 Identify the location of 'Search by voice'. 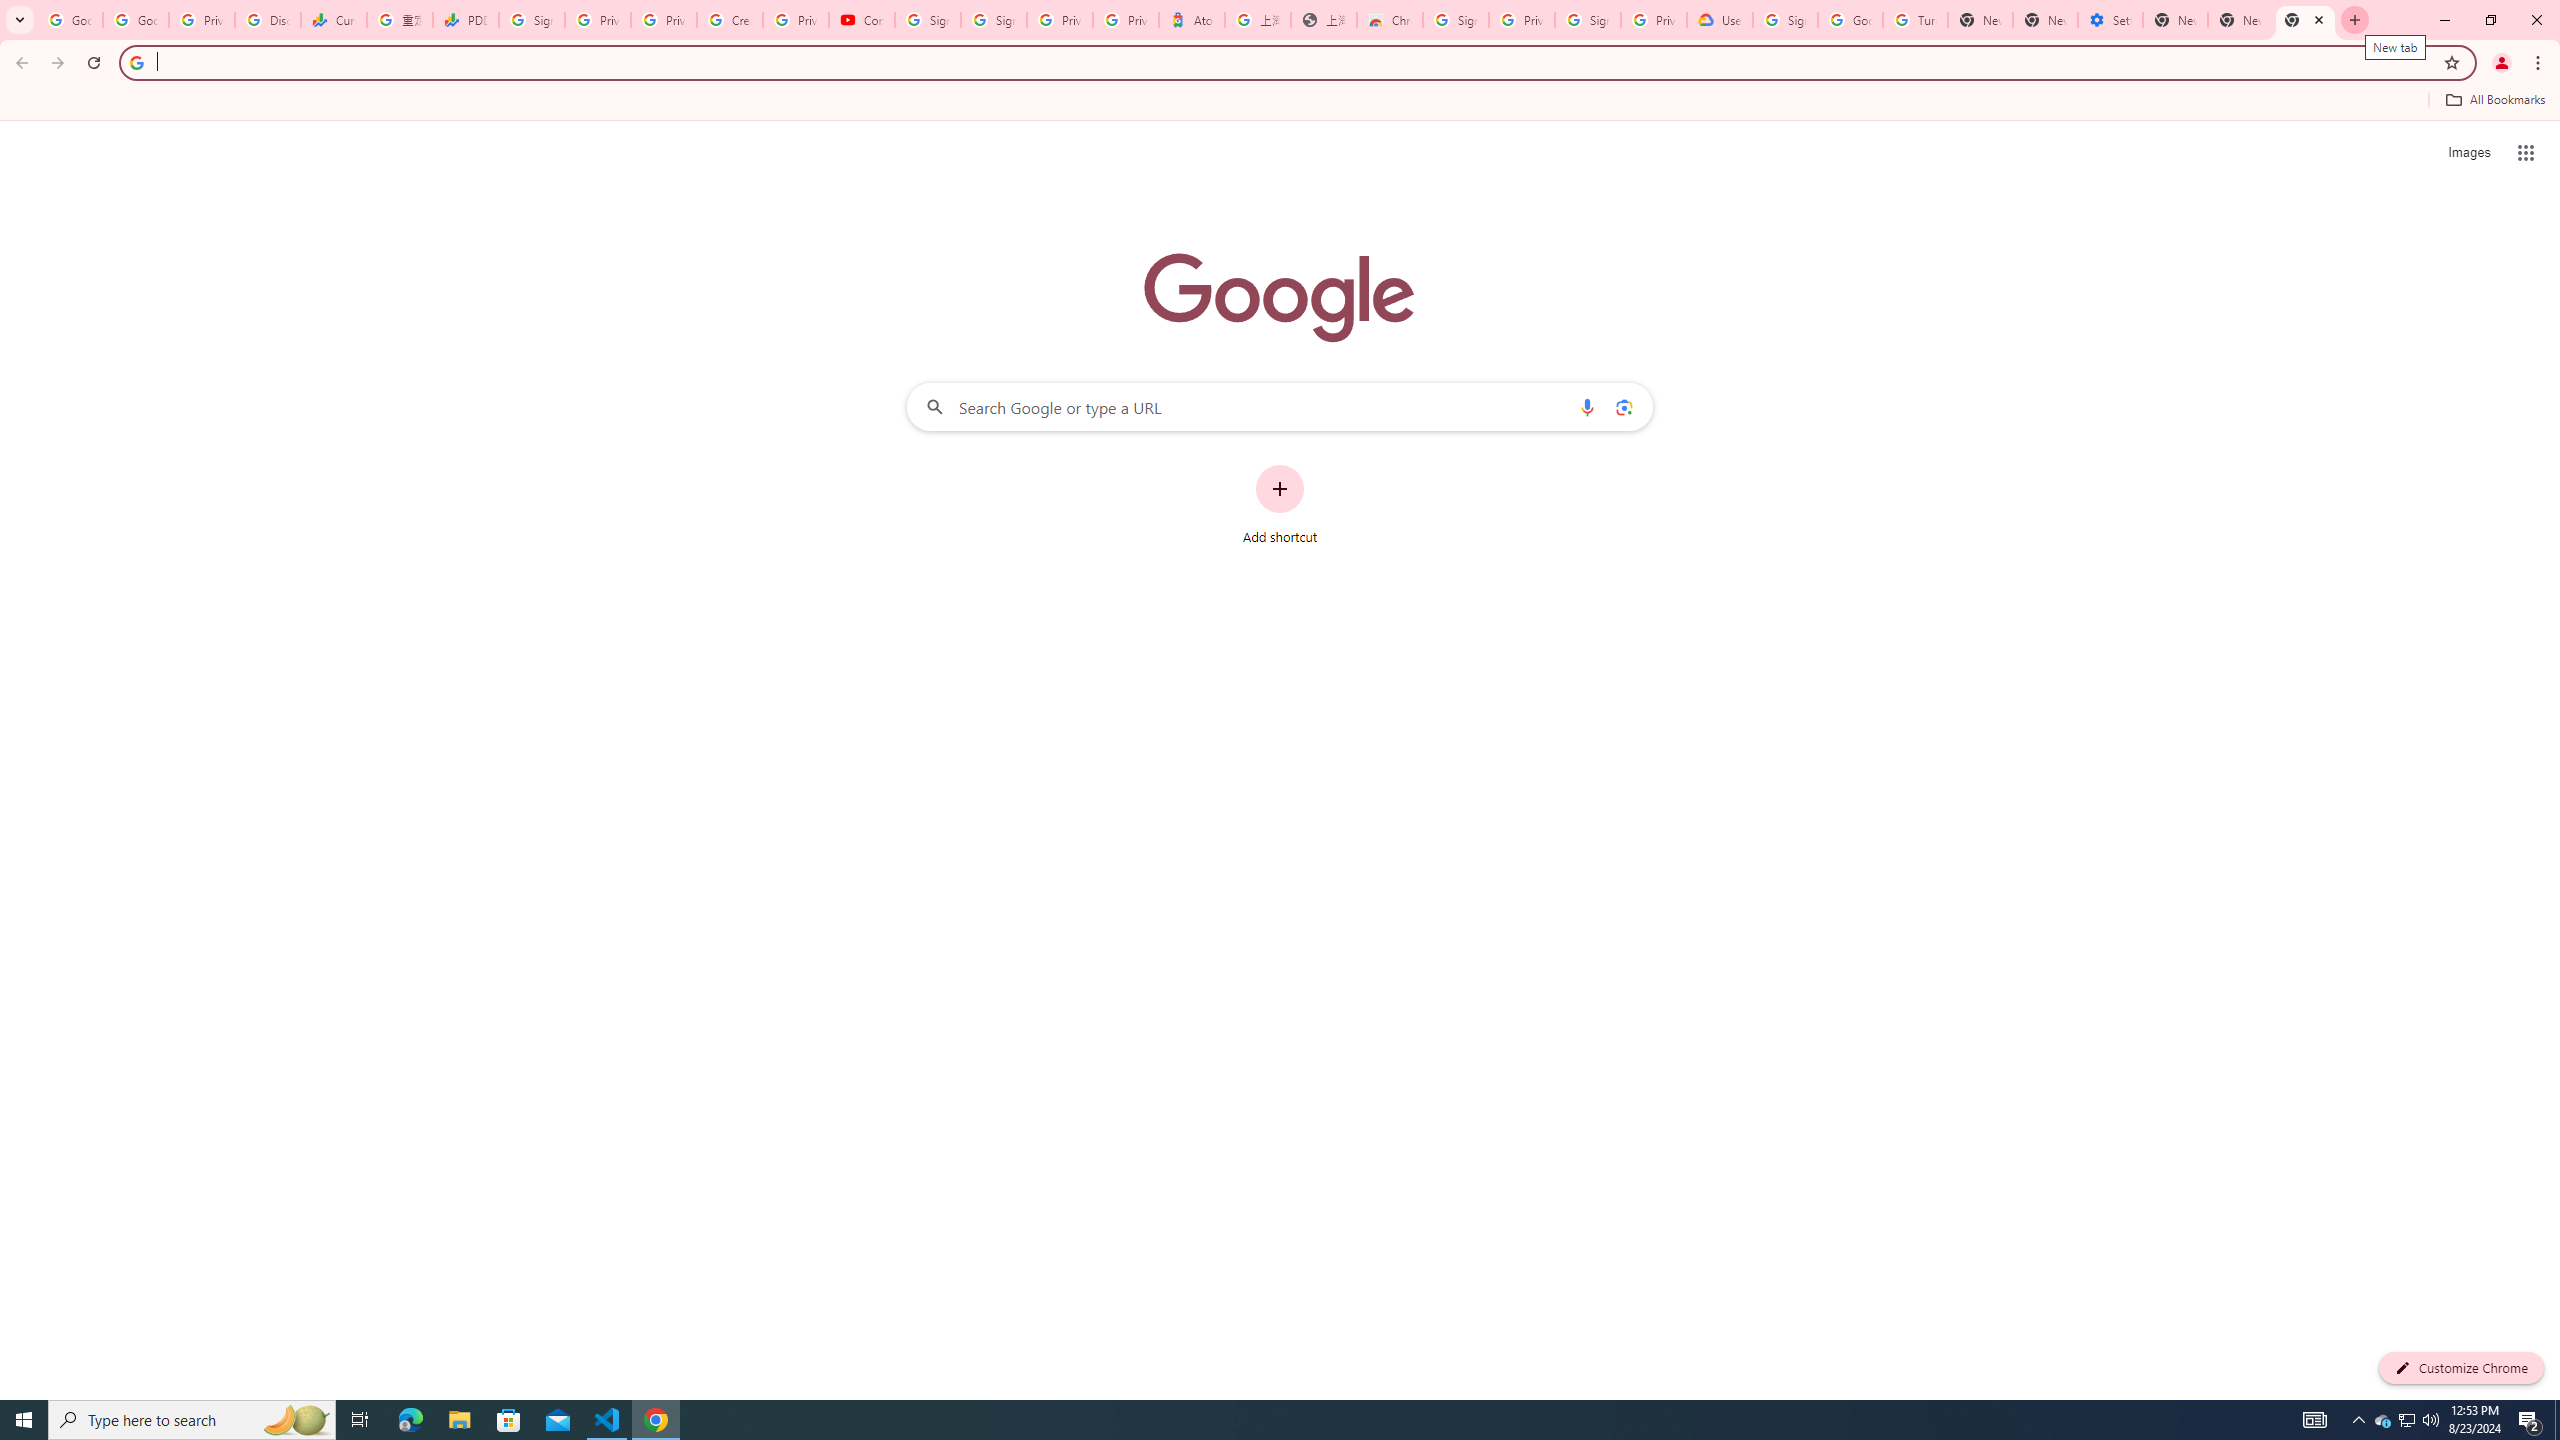
(1586, 405).